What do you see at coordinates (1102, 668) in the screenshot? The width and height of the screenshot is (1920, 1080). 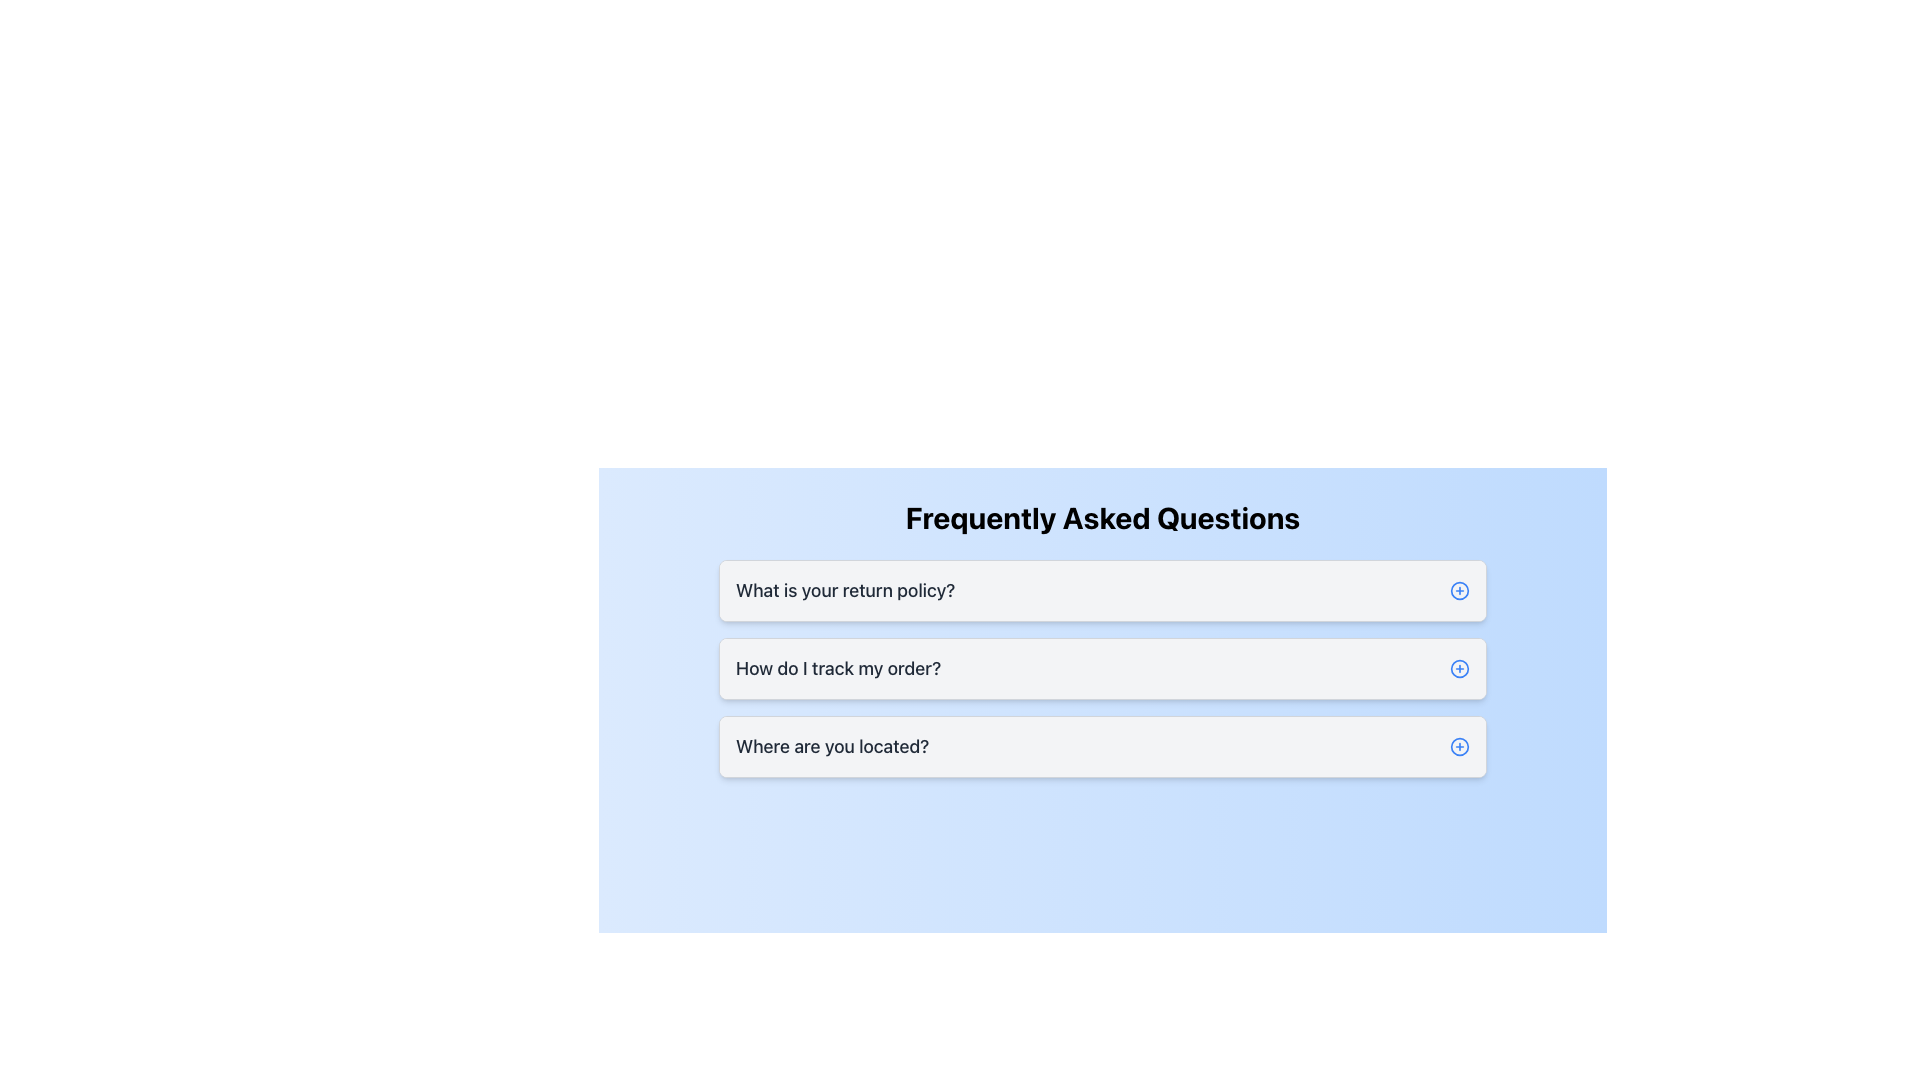 I see `the Interactive FAQ item labeled 'How do I track my order?' to change its background color` at bounding box center [1102, 668].